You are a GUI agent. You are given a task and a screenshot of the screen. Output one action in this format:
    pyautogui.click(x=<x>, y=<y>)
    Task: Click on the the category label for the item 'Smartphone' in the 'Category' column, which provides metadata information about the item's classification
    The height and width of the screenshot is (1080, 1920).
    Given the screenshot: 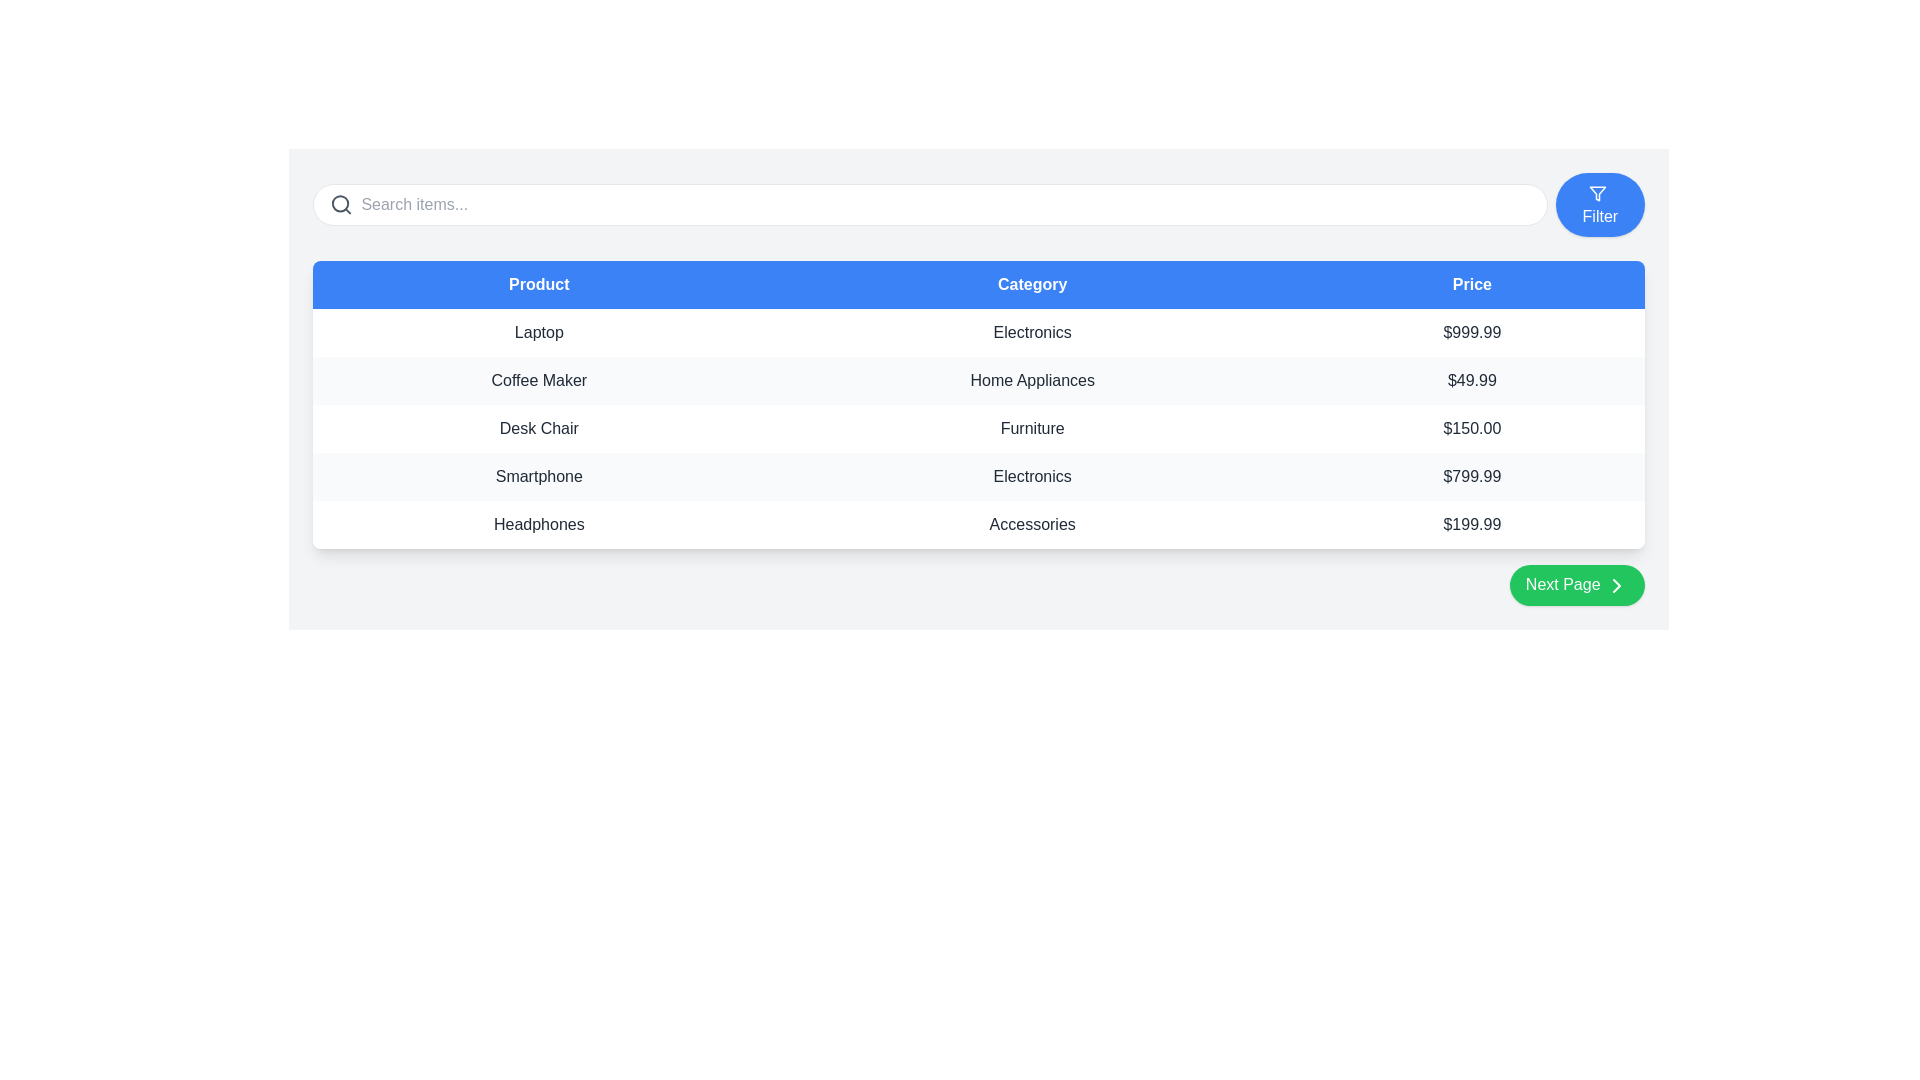 What is the action you would take?
    pyautogui.click(x=1032, y=477)
    